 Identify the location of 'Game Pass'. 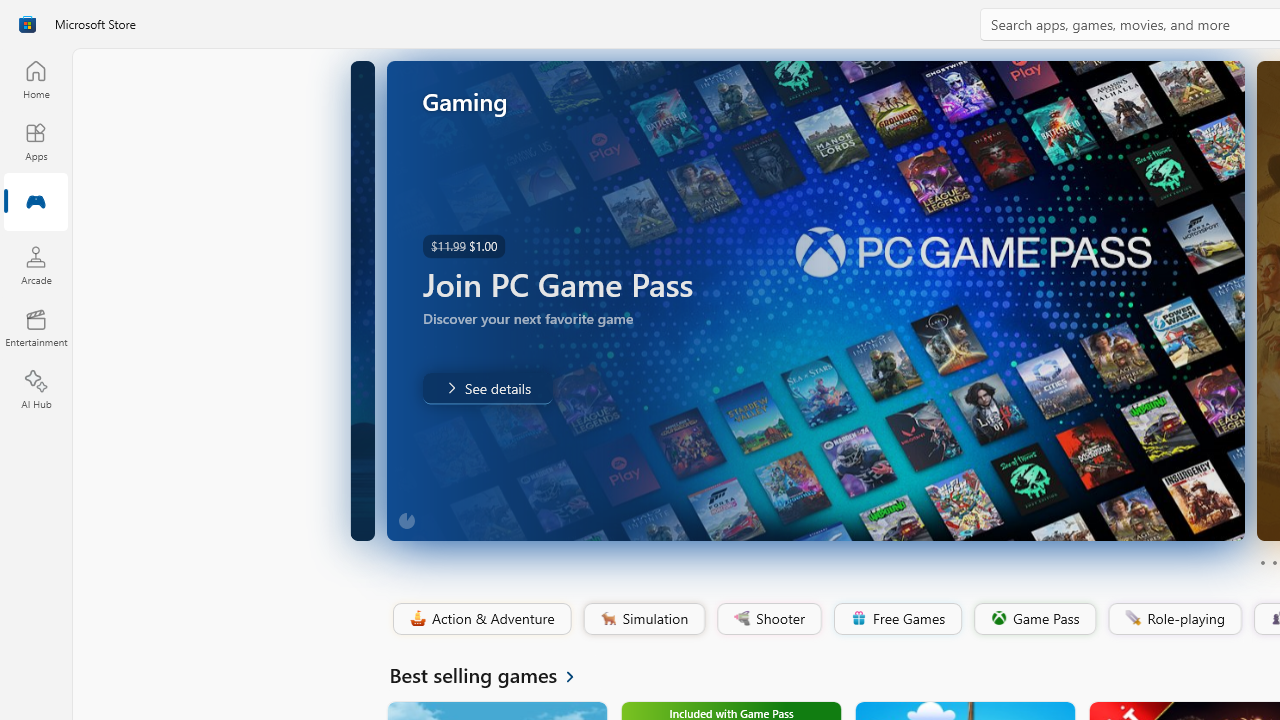
(1033, 618).